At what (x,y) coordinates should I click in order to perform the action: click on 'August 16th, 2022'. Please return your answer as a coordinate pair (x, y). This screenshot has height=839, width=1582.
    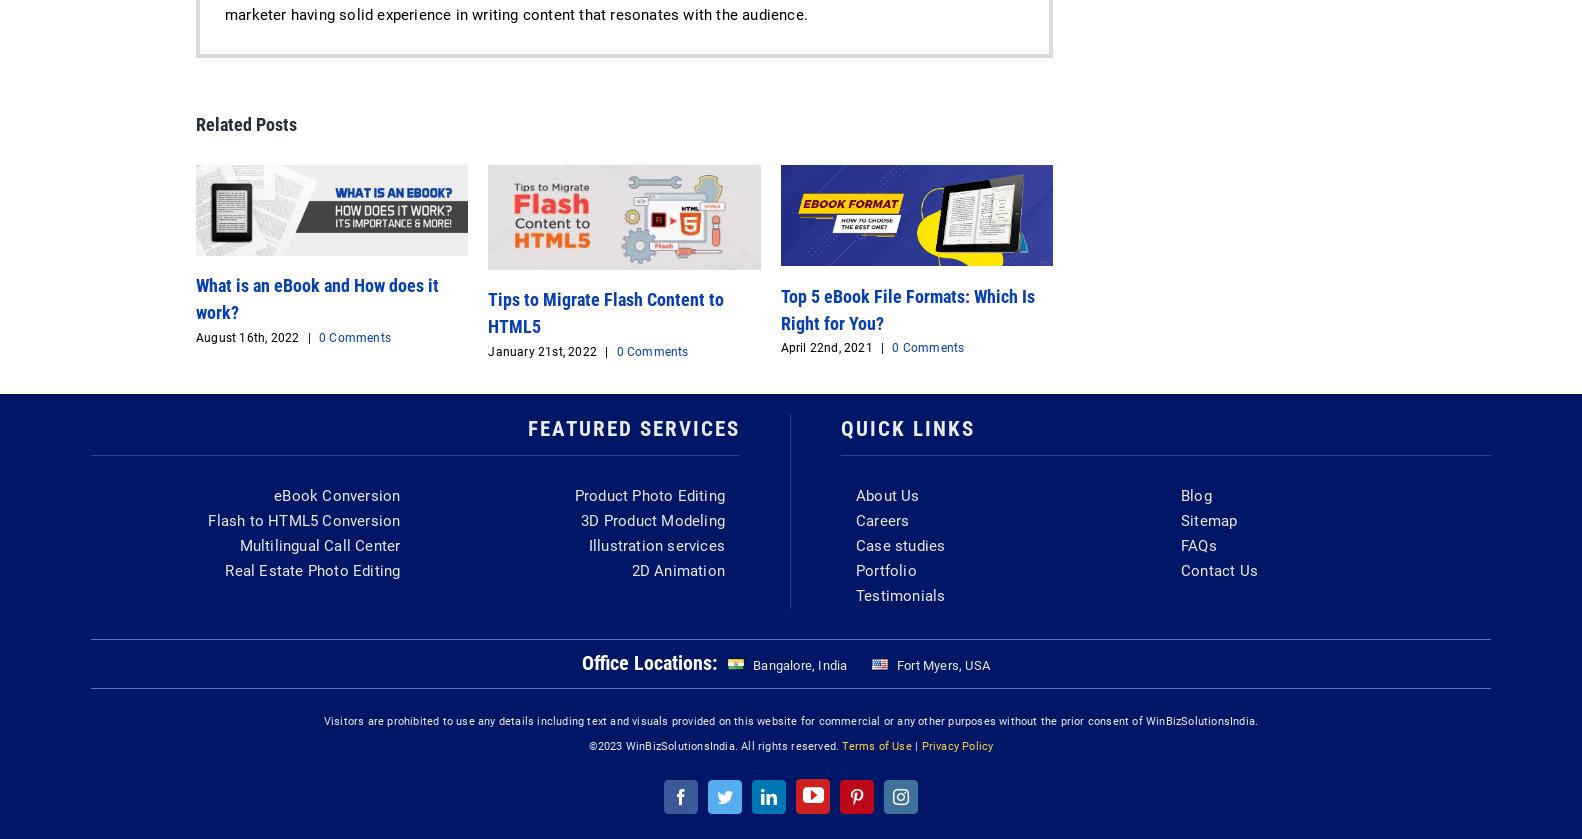
    Looking at the image, I should click on (246, 337).